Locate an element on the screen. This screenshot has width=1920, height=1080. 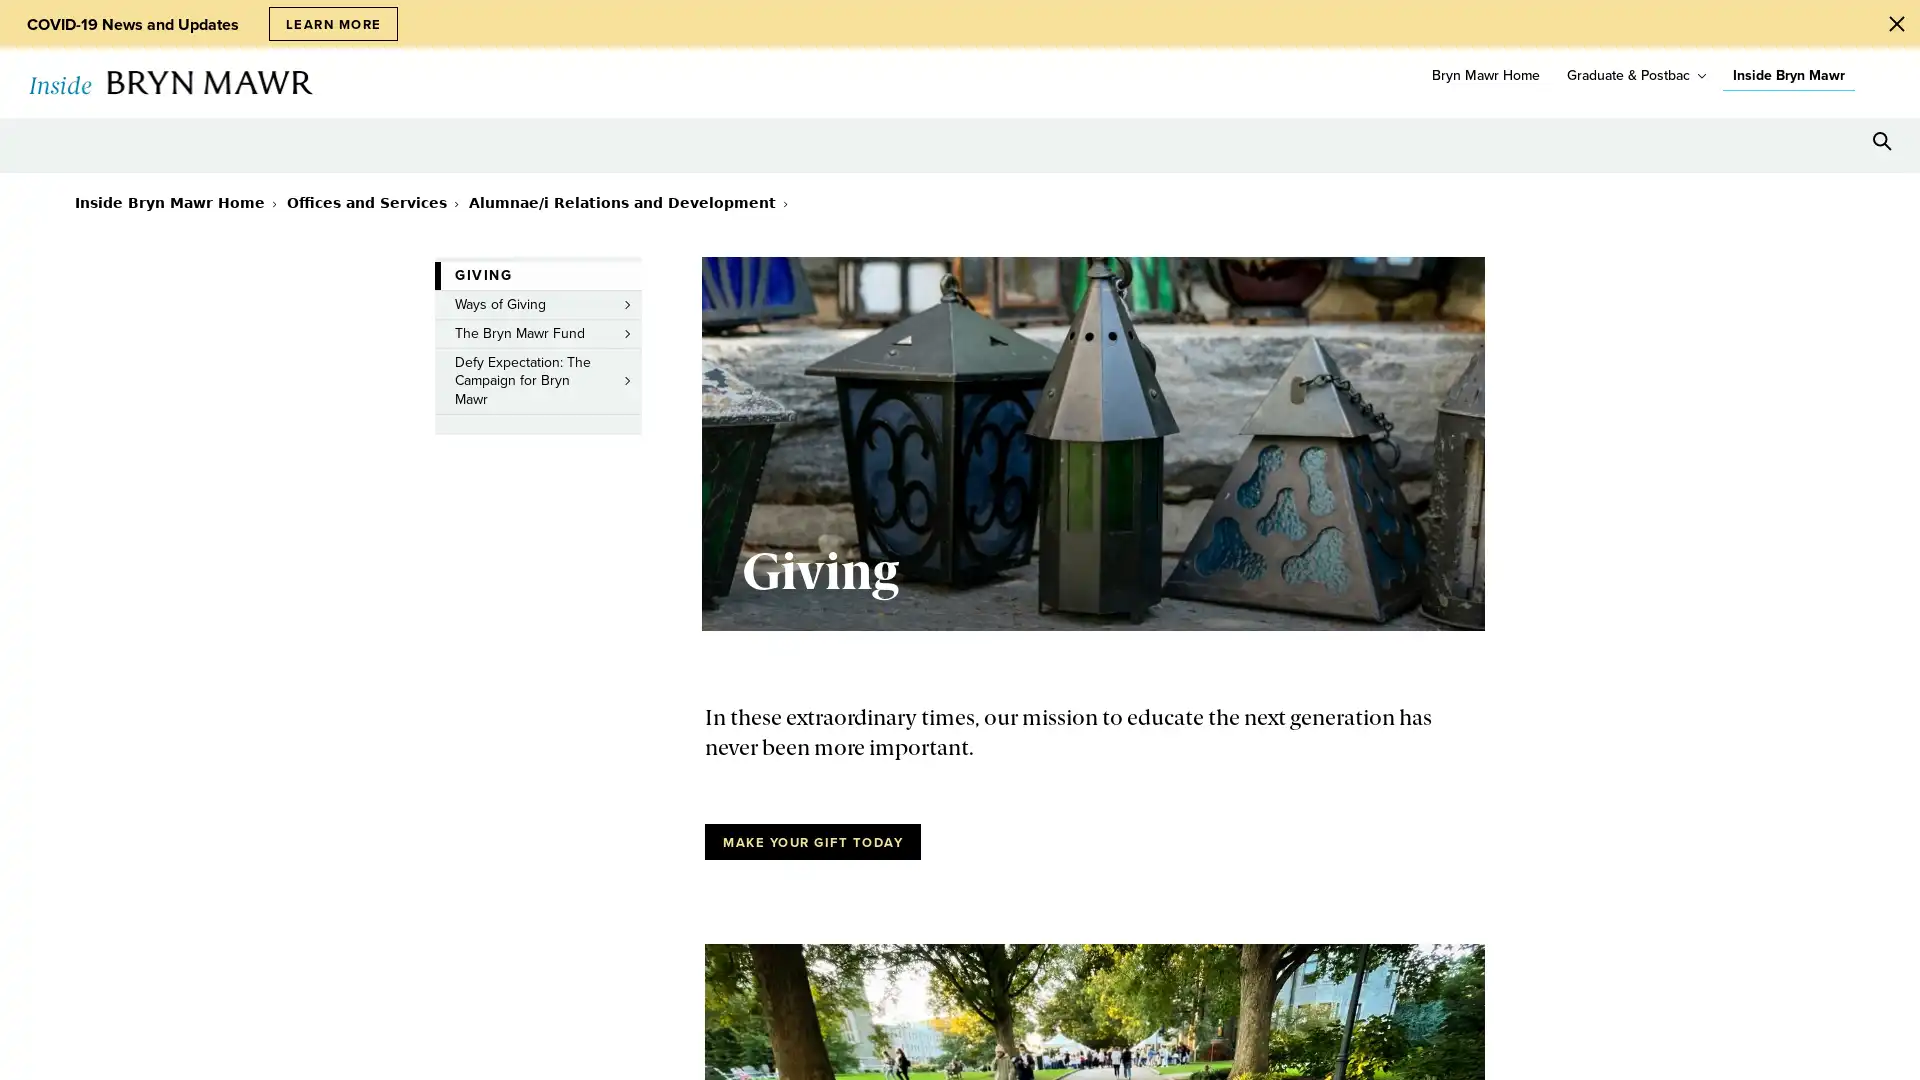
Open Resources menu is located at coordinates (1830, 139).